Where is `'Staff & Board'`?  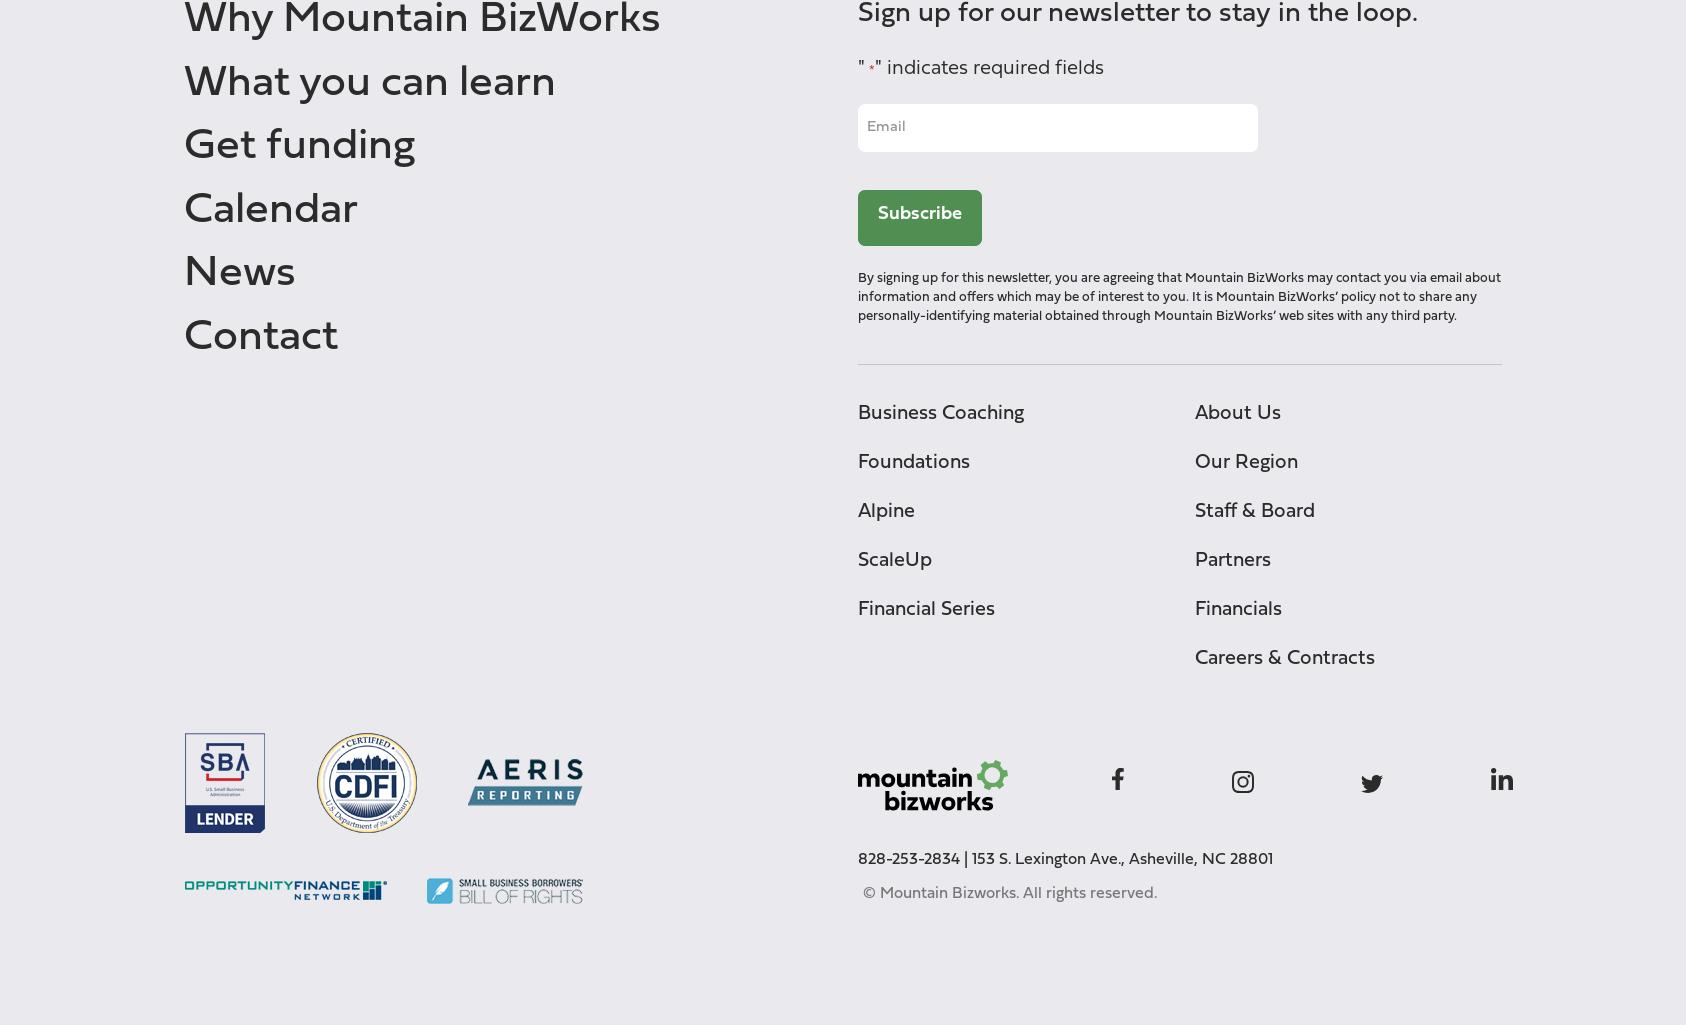 'Staff & Board' is located at coordinates (1194, 510).